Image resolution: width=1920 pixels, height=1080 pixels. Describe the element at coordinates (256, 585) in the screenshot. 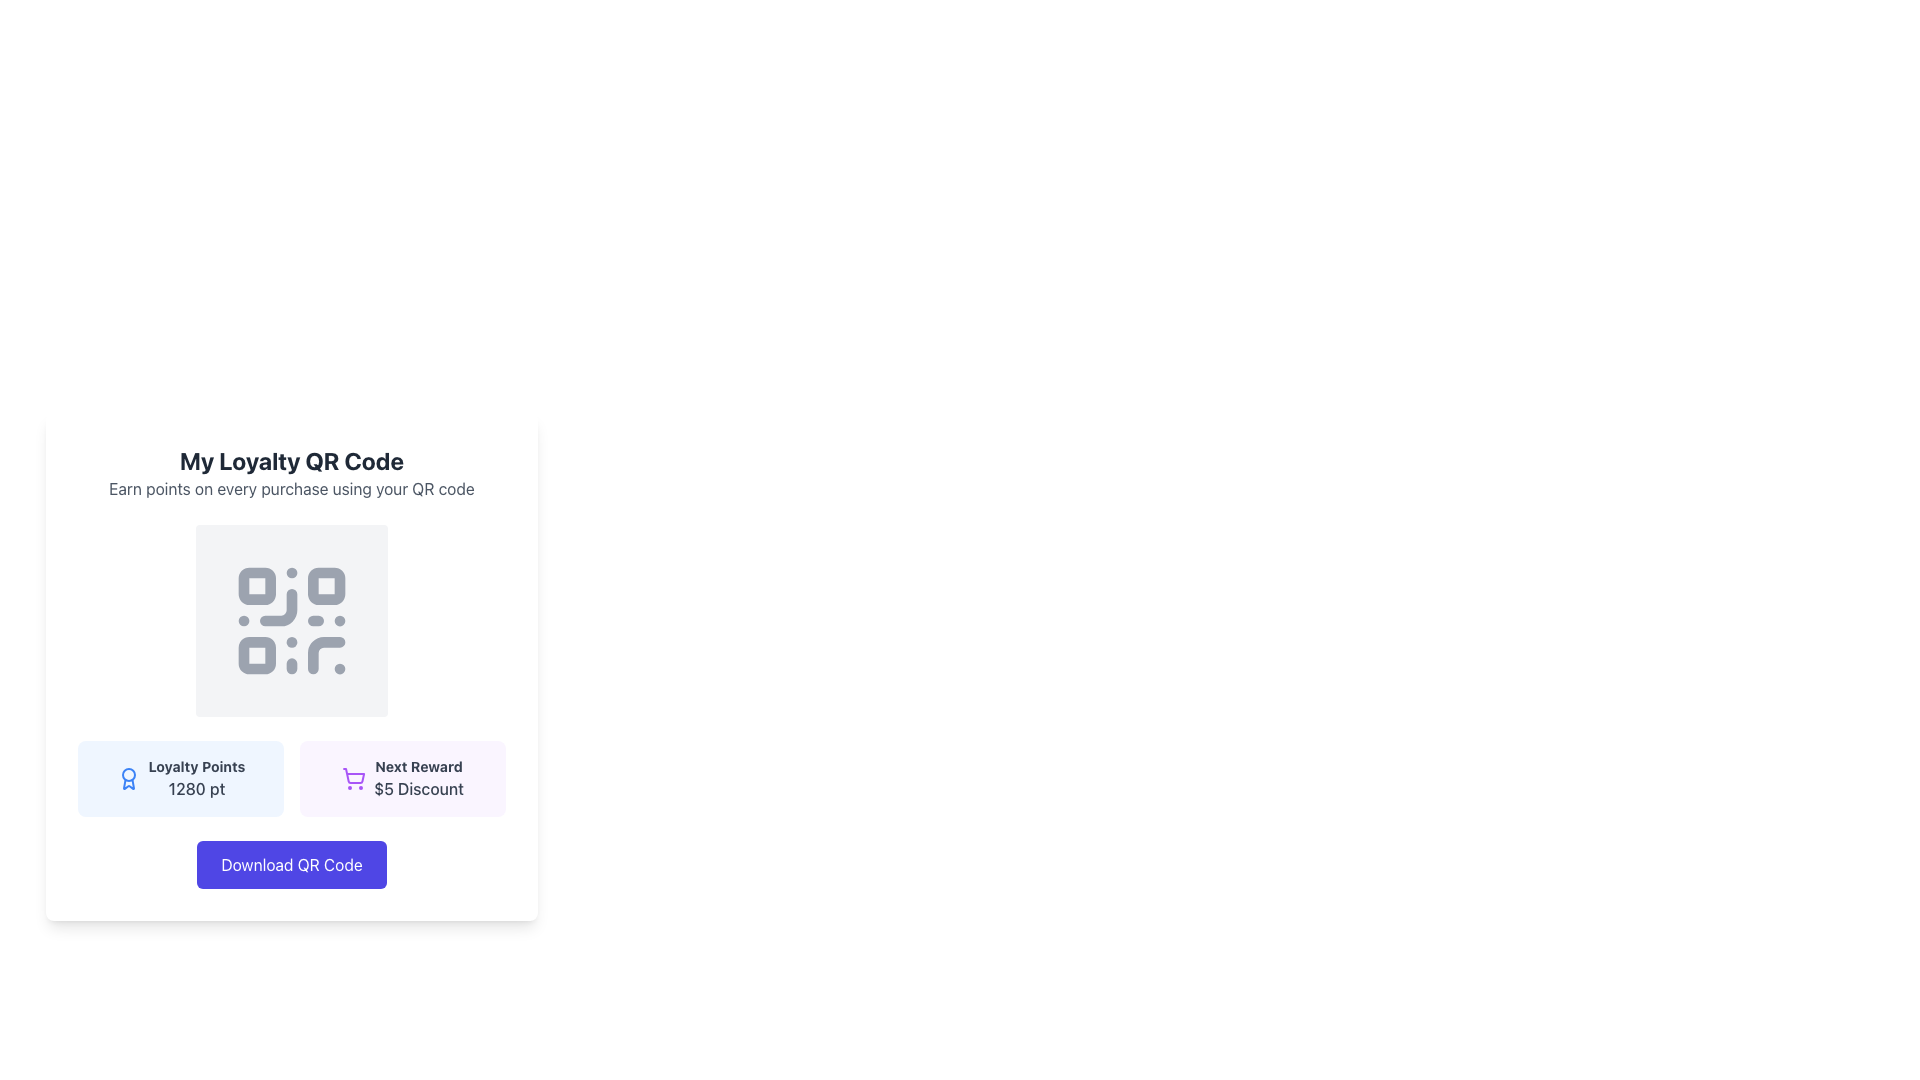

I see `the QR code segment located at the top-left corner of the QR code graphic within the 'My Loyalty QR Code' card` at that location.